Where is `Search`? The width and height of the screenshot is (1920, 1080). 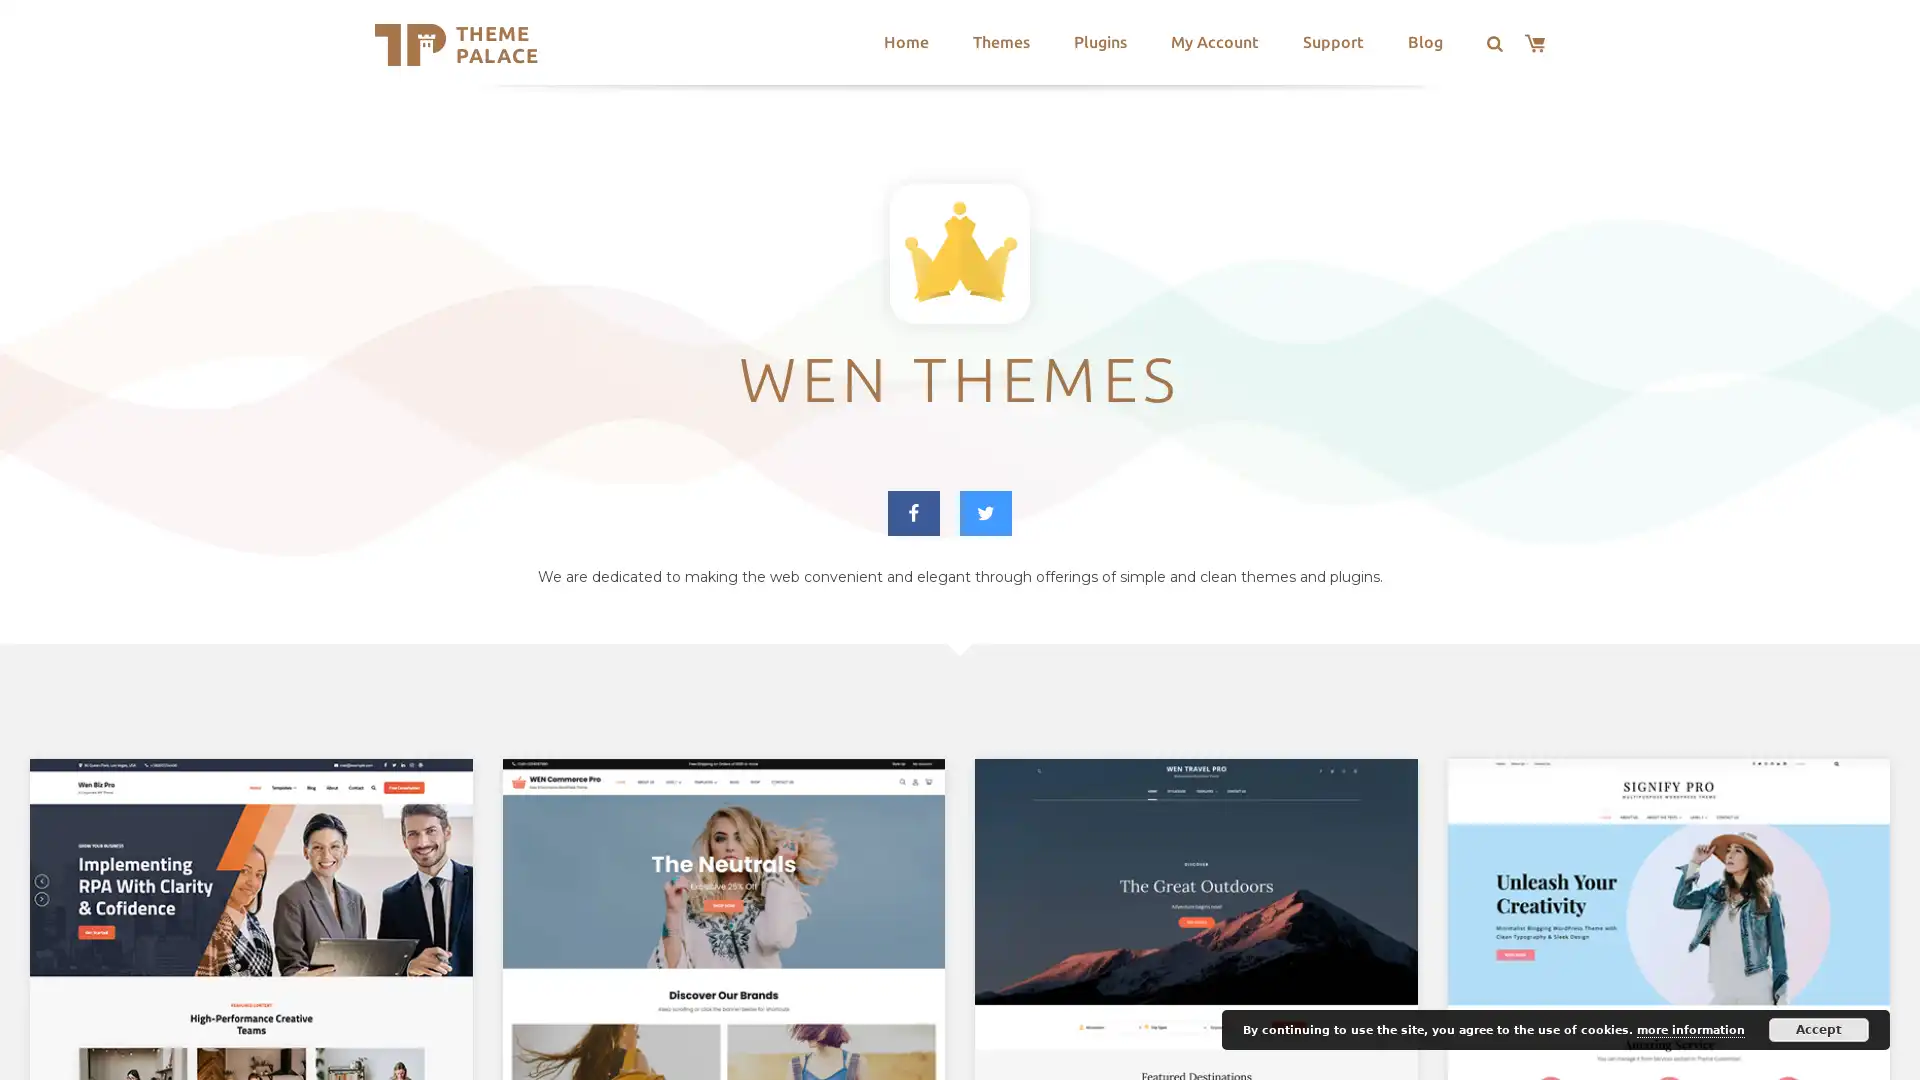 Search is located at coordinates (617, 45).